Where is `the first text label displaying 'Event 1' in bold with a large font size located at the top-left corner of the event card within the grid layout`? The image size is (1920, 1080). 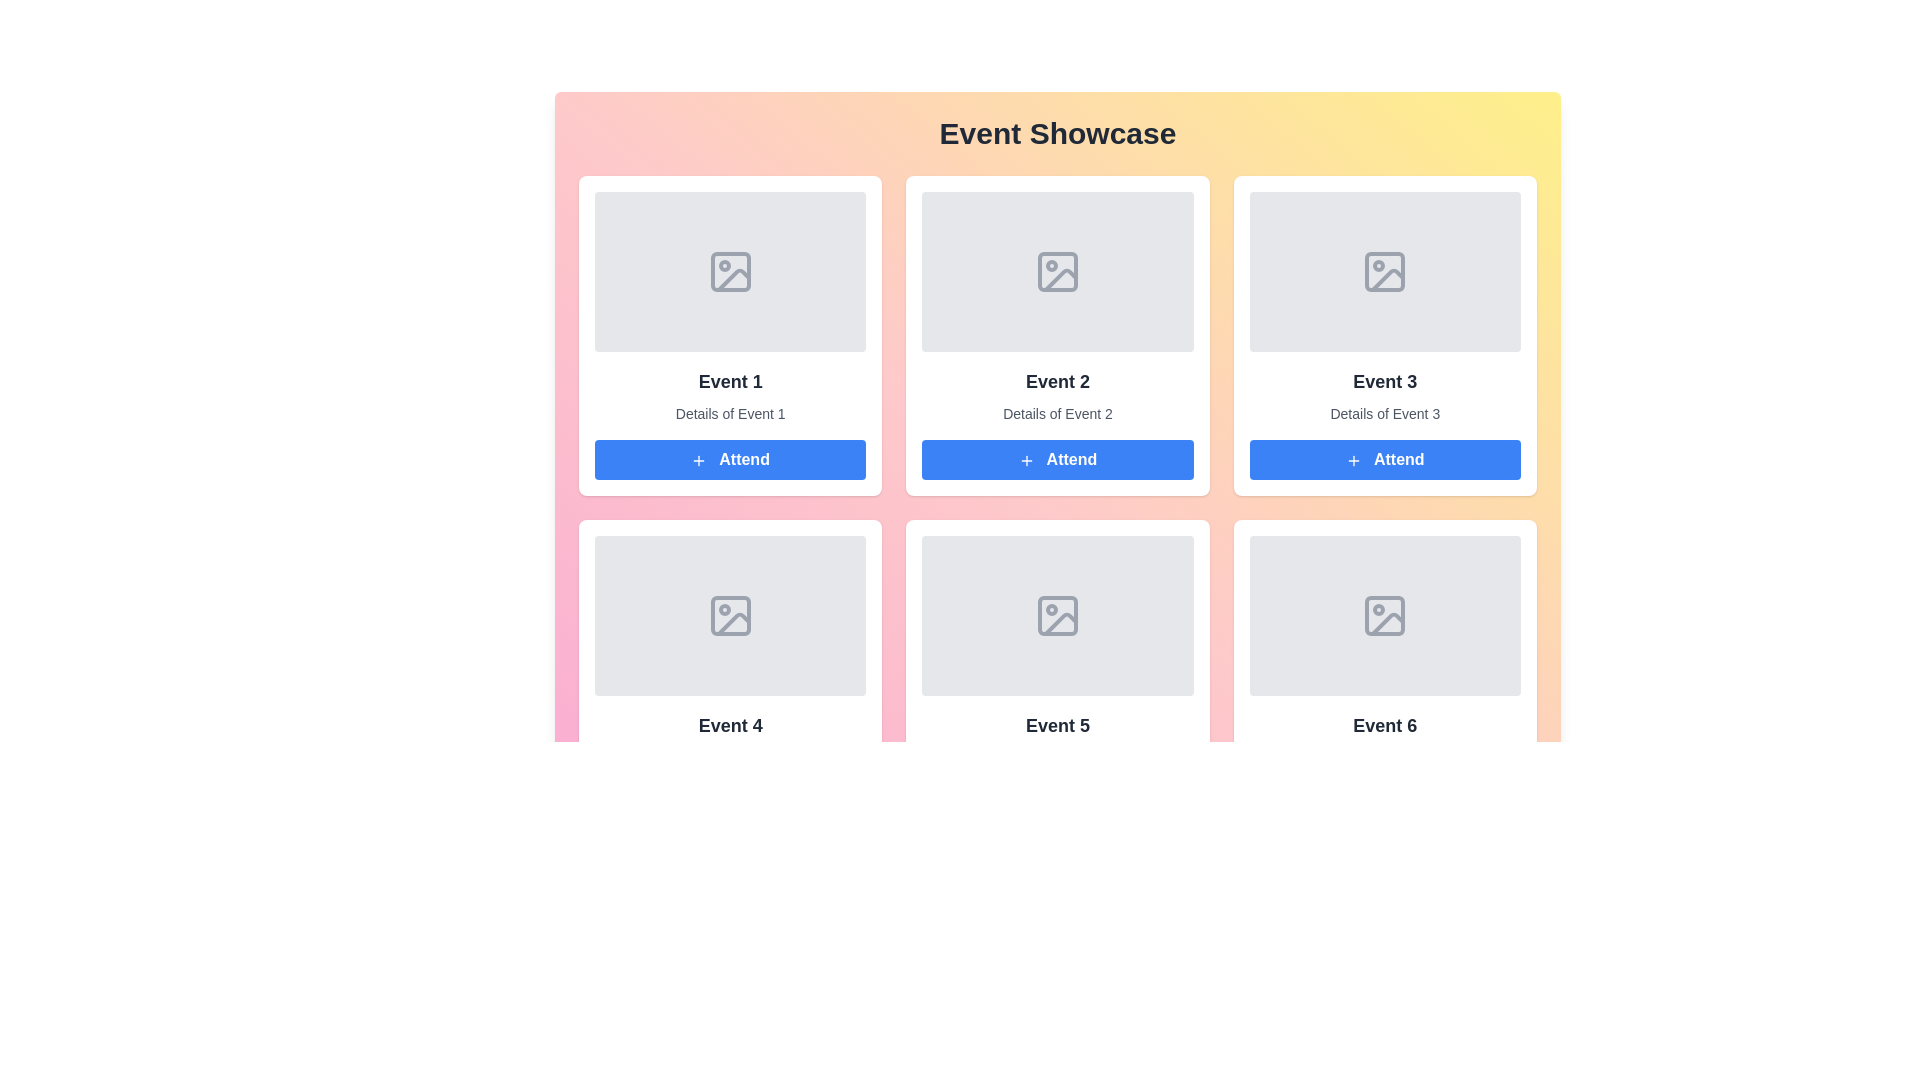 the first text label displaying 'Event 1' in bold with a large font size located at the top-left corner of the event card within the grid layout is located at coordinates (729, 381).